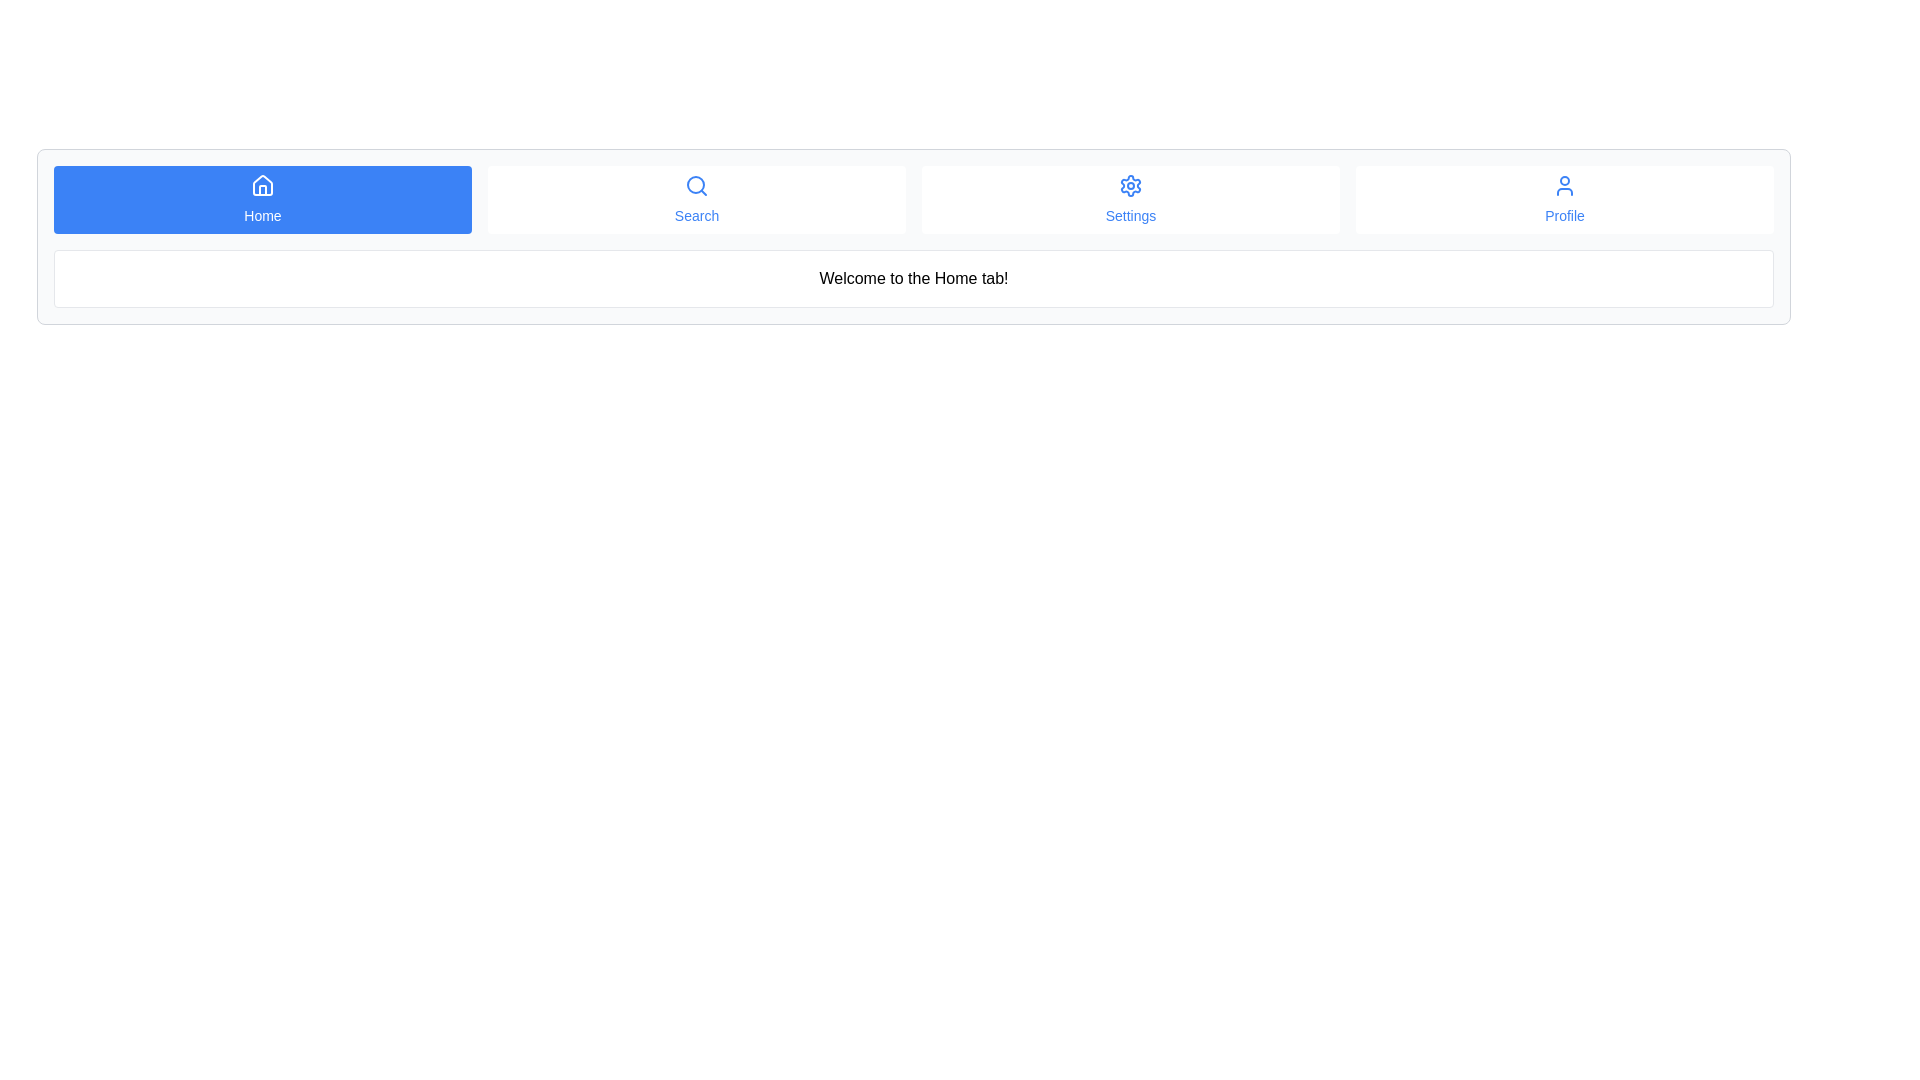 The height and width of the screenshot is (1080, 1920). Describe the element at coordinates (262, 200) in the screenshot. I see `the 'Home' button in the navigation bar` at that location.